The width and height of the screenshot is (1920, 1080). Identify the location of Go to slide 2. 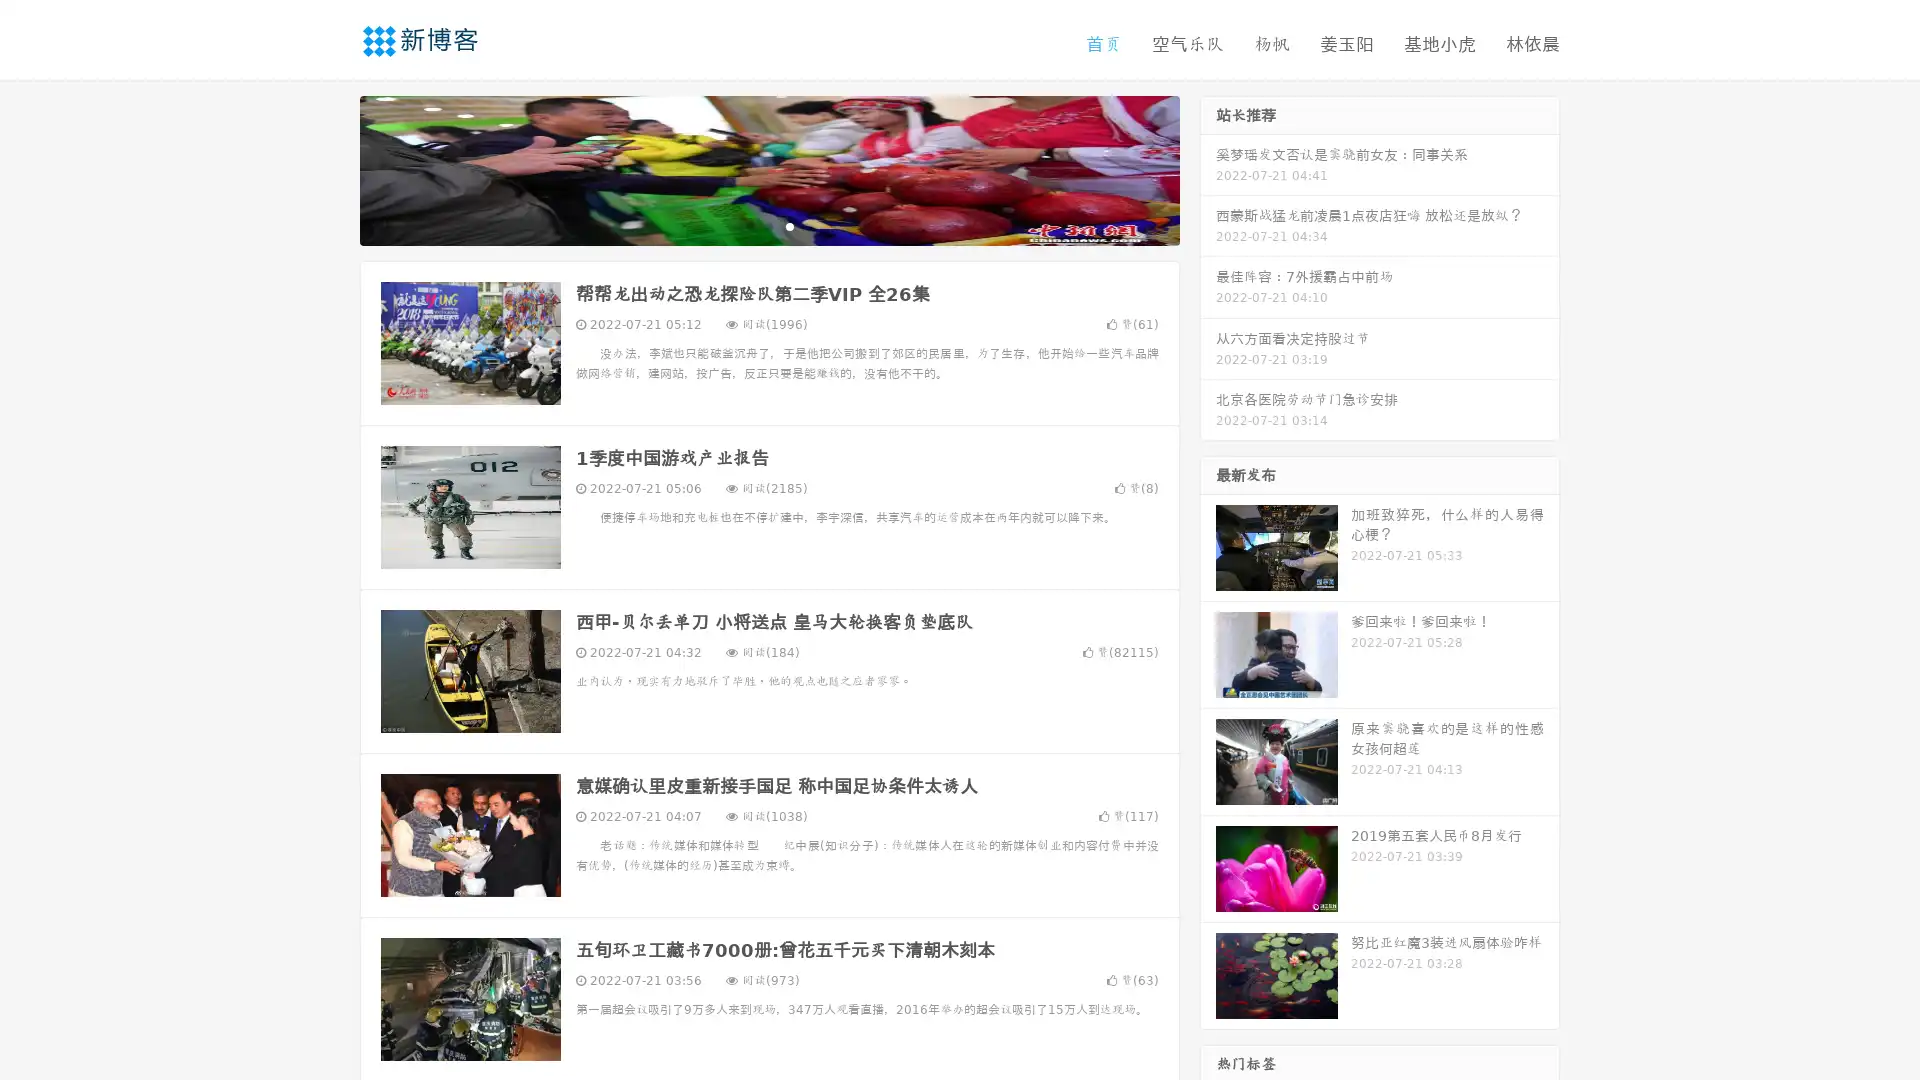
(768, 225).